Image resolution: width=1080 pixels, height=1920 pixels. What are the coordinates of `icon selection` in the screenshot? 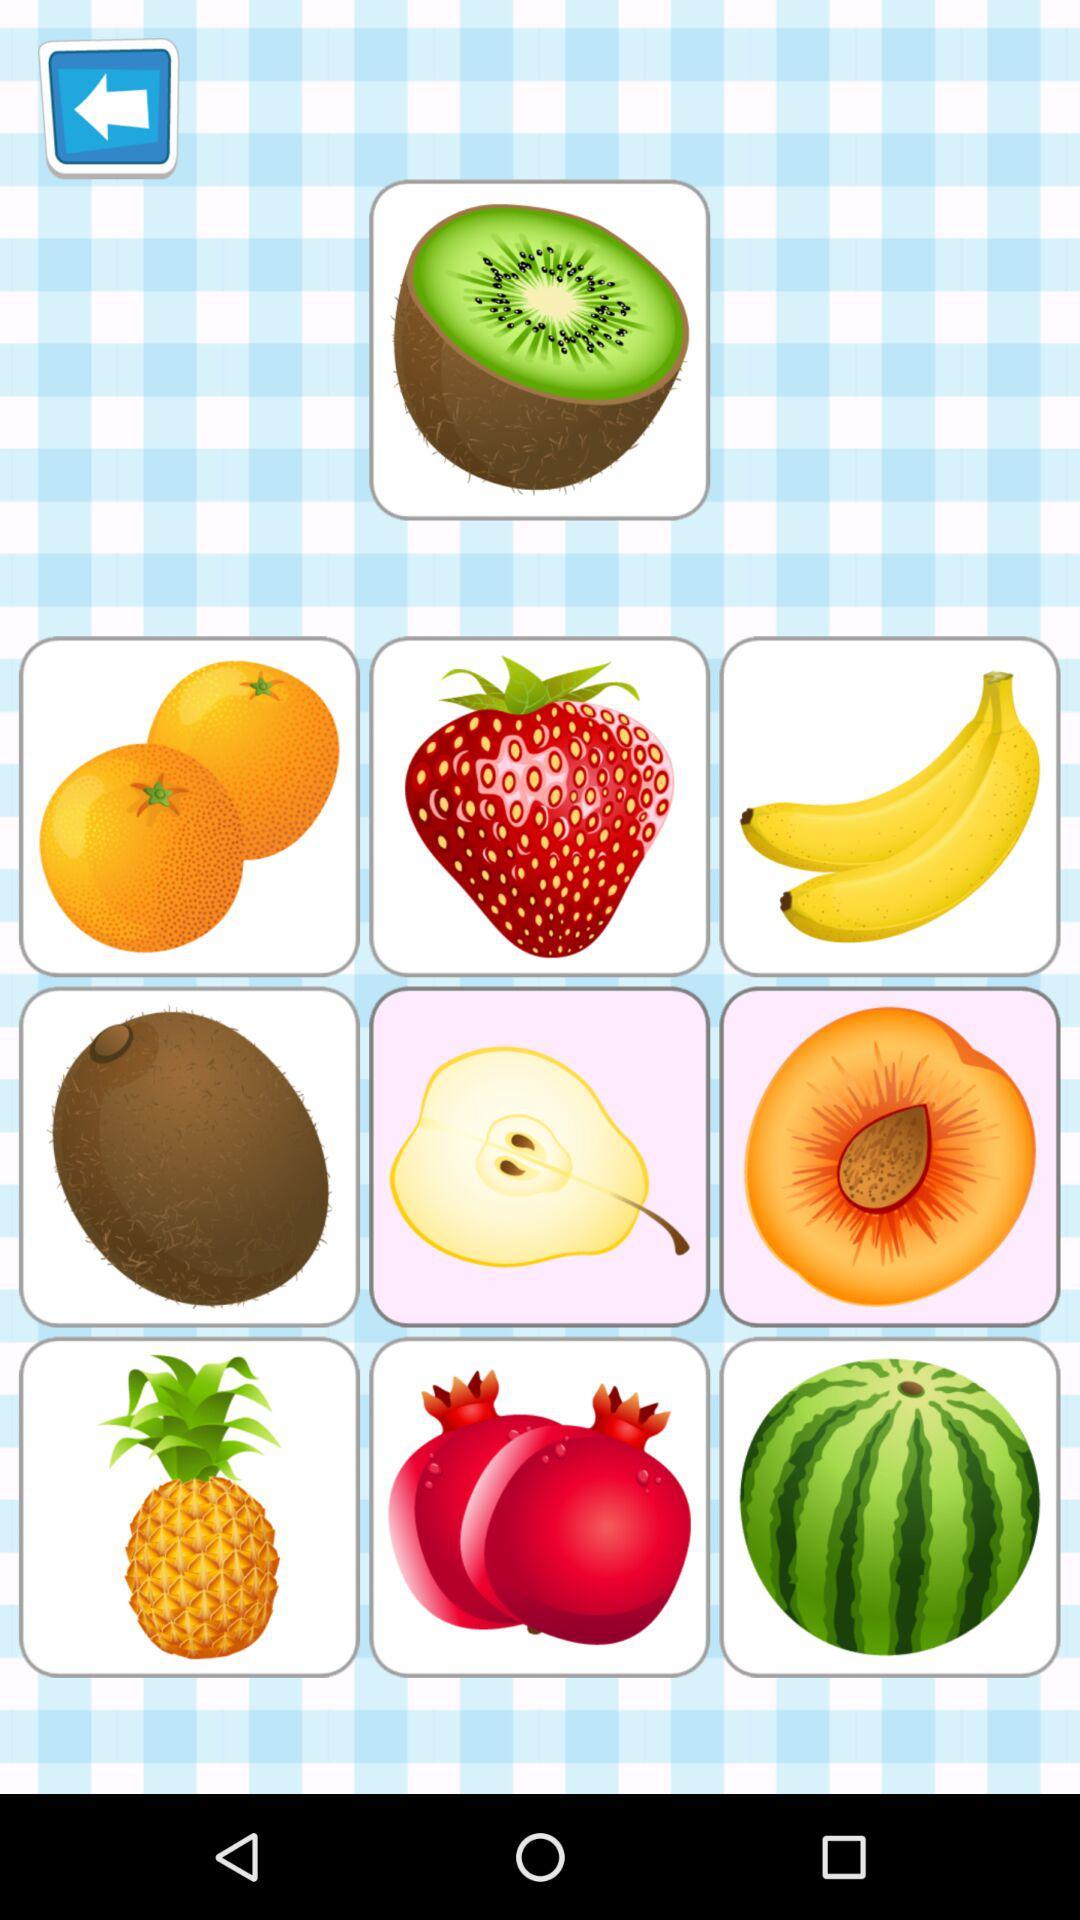 It's located at (538, 349).